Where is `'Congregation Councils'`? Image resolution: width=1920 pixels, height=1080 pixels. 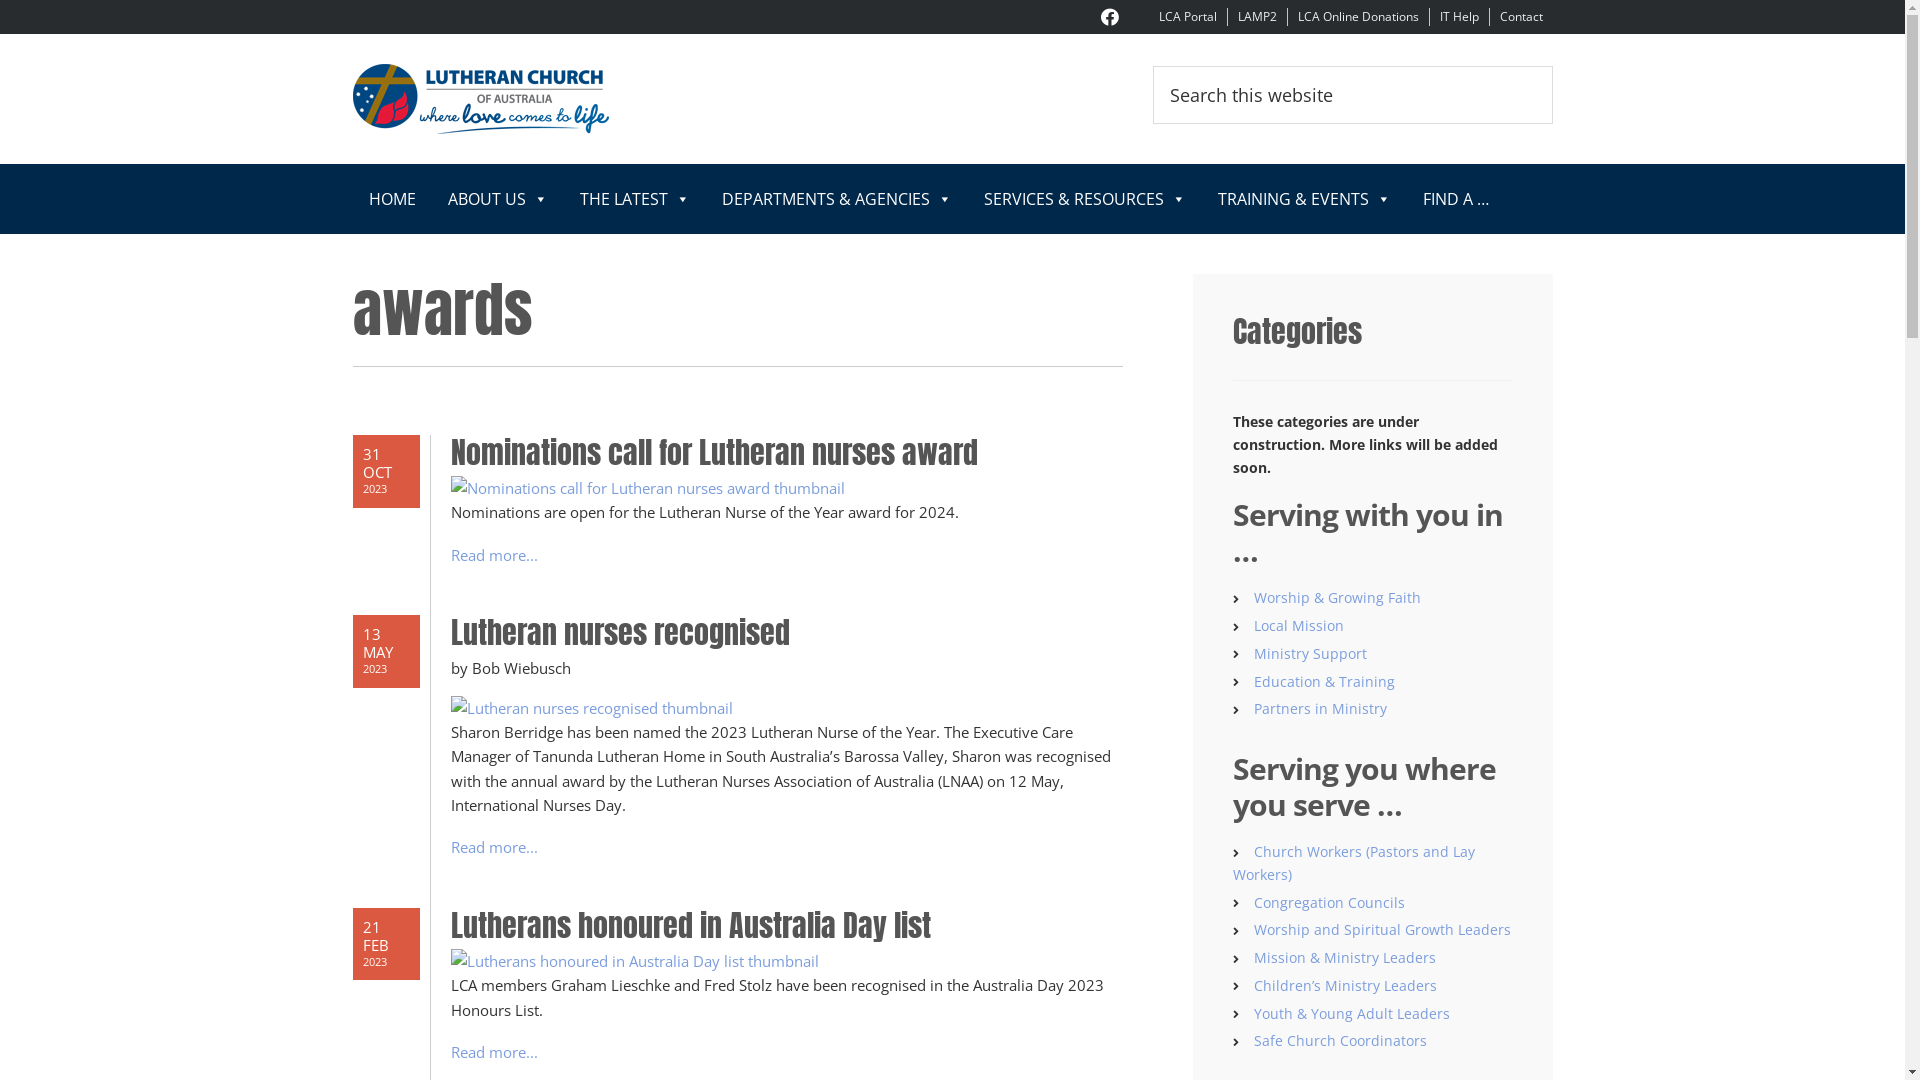 'Congregation Councils' is located at coordinates (1329, 901).